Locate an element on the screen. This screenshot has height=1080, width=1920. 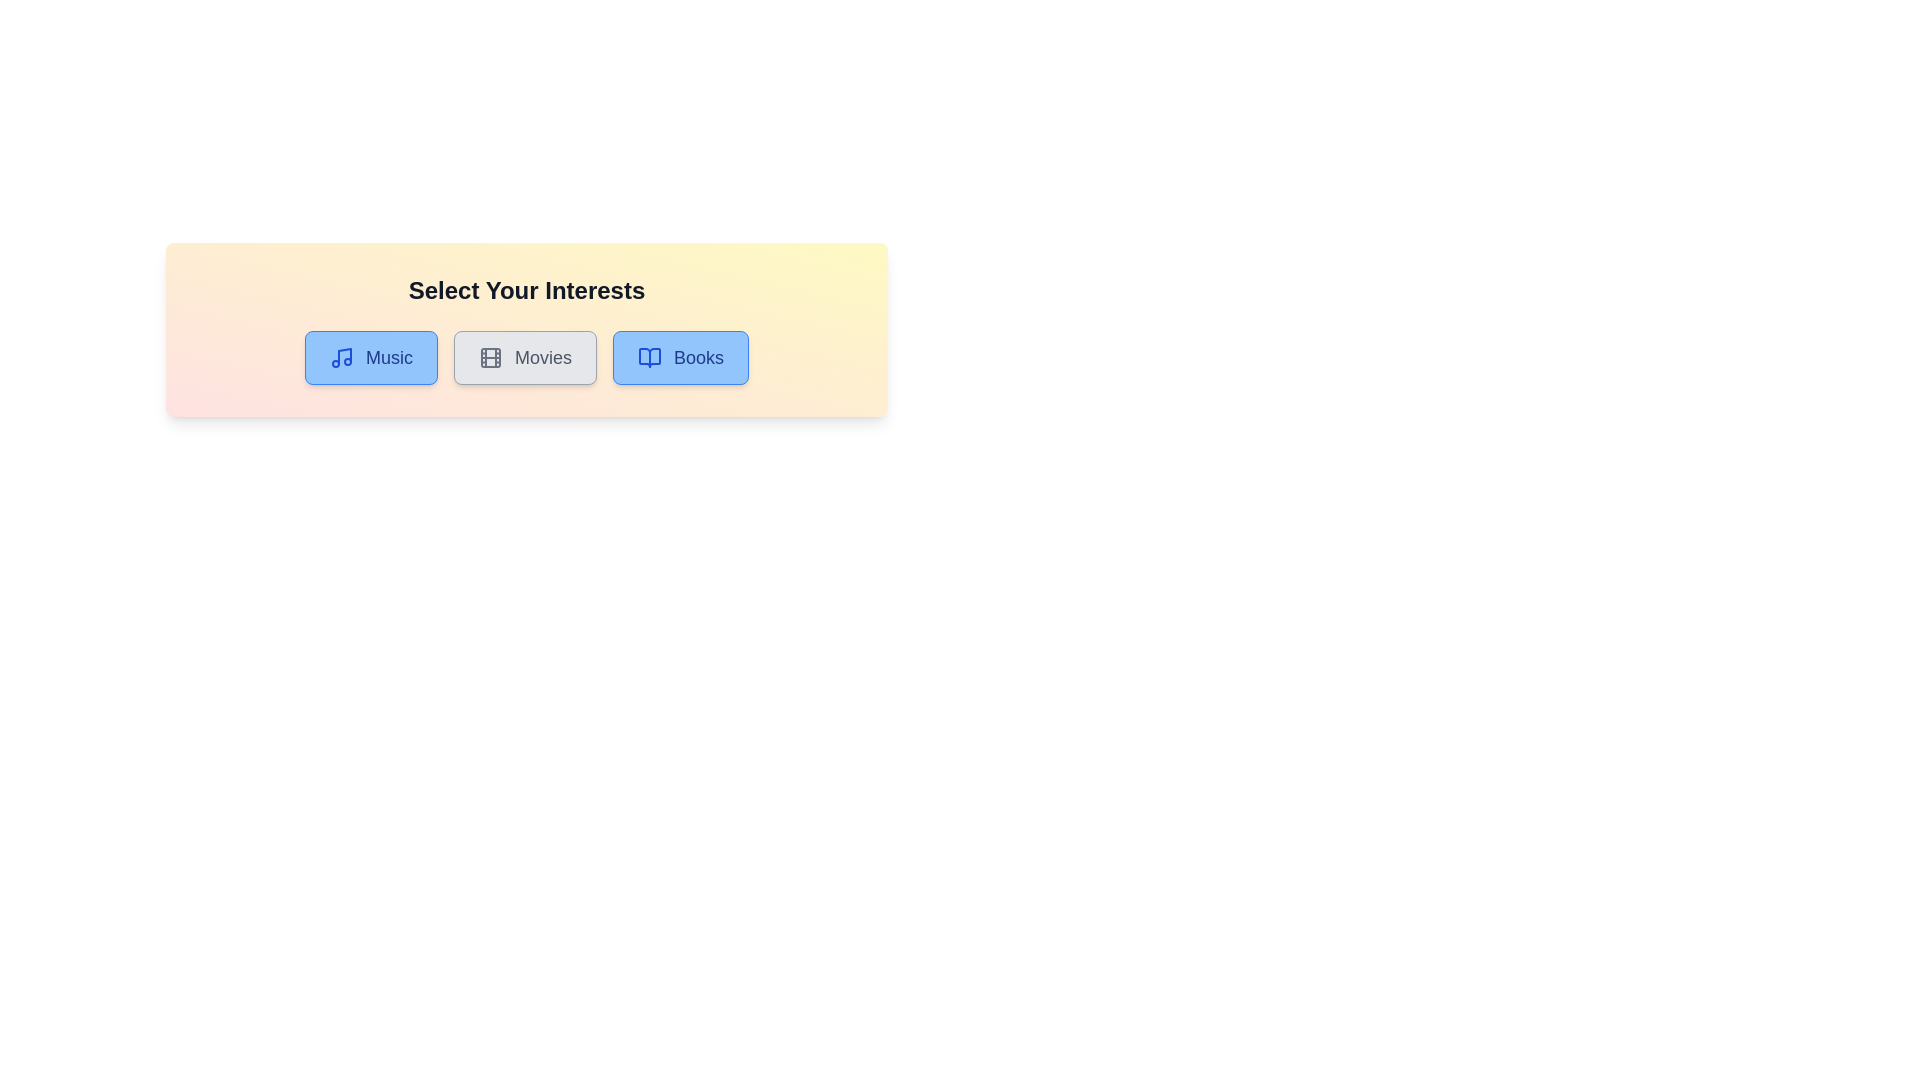
the interest Music by clicking its button is located at coordinates (370, 357).